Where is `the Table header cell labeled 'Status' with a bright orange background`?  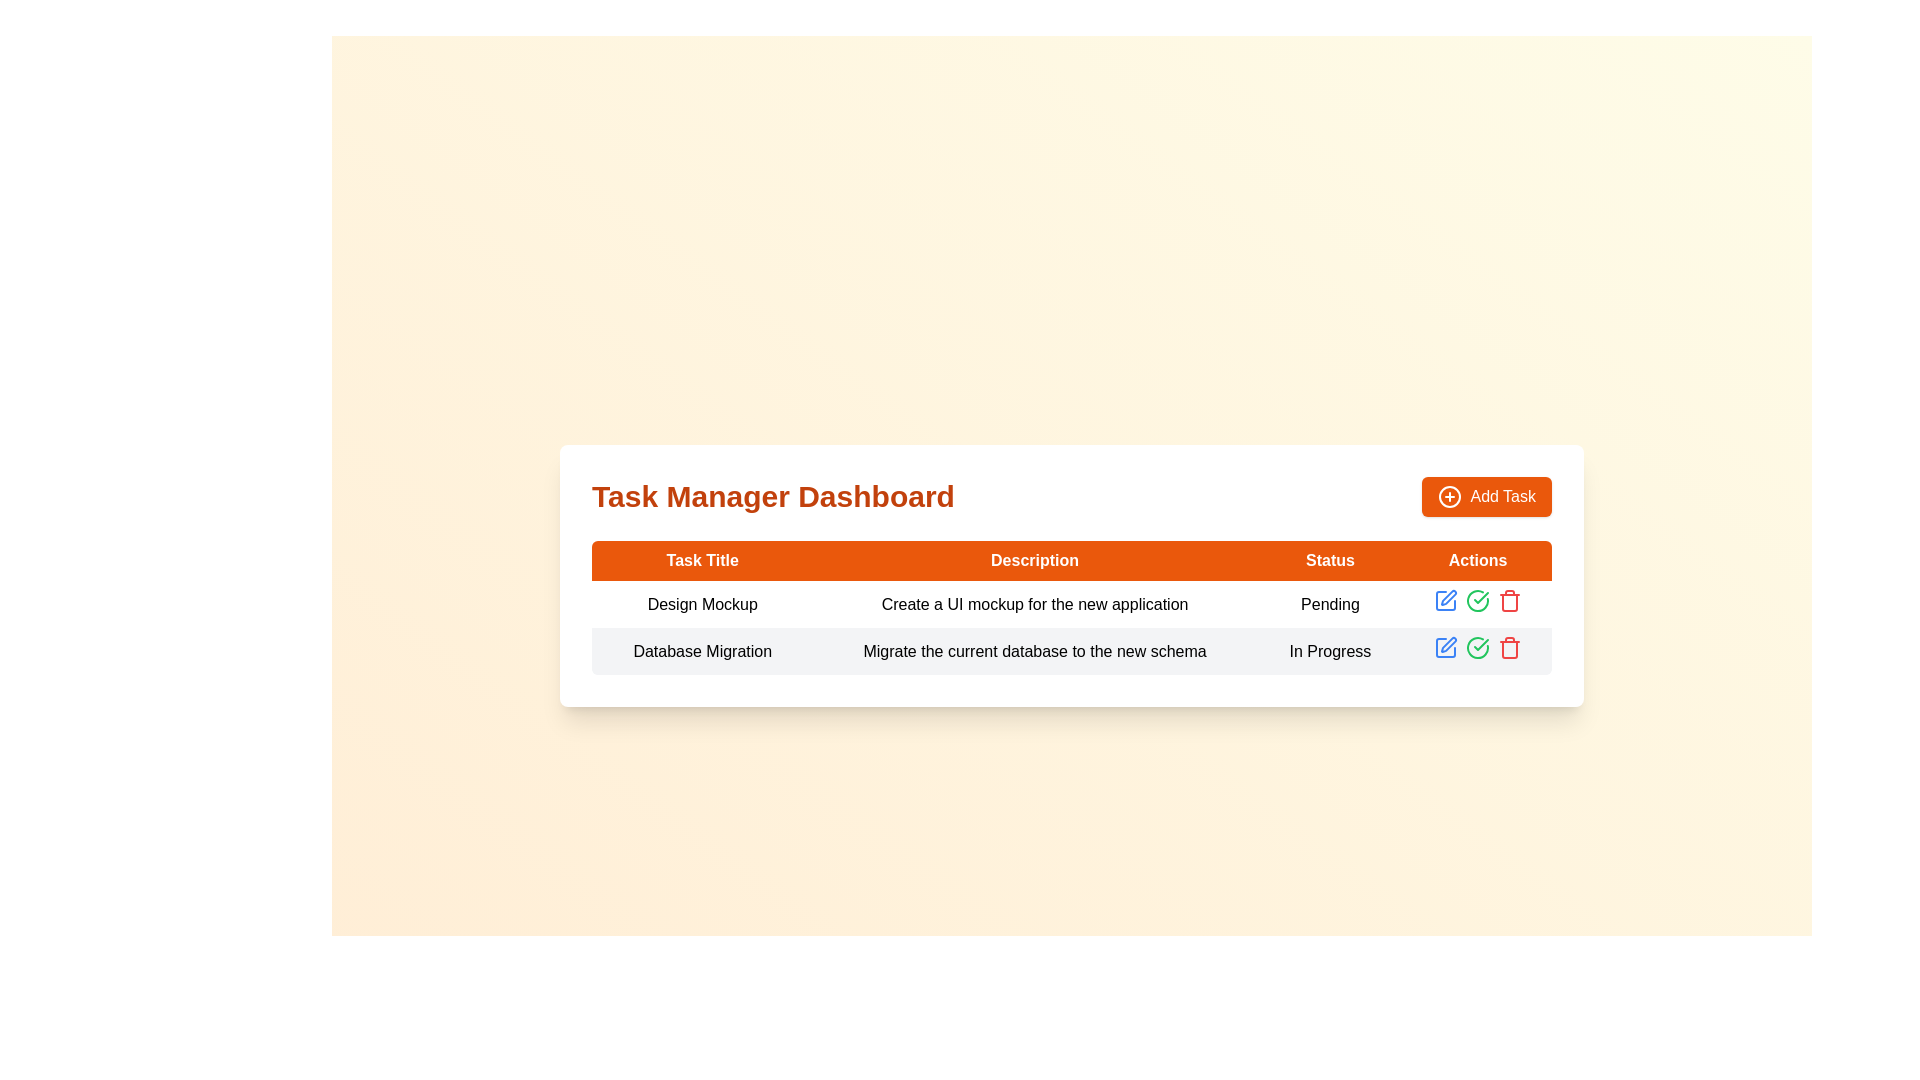
the Table header cell labeled 'Status' with a bright orange background is located at coordinates (1330, 560).